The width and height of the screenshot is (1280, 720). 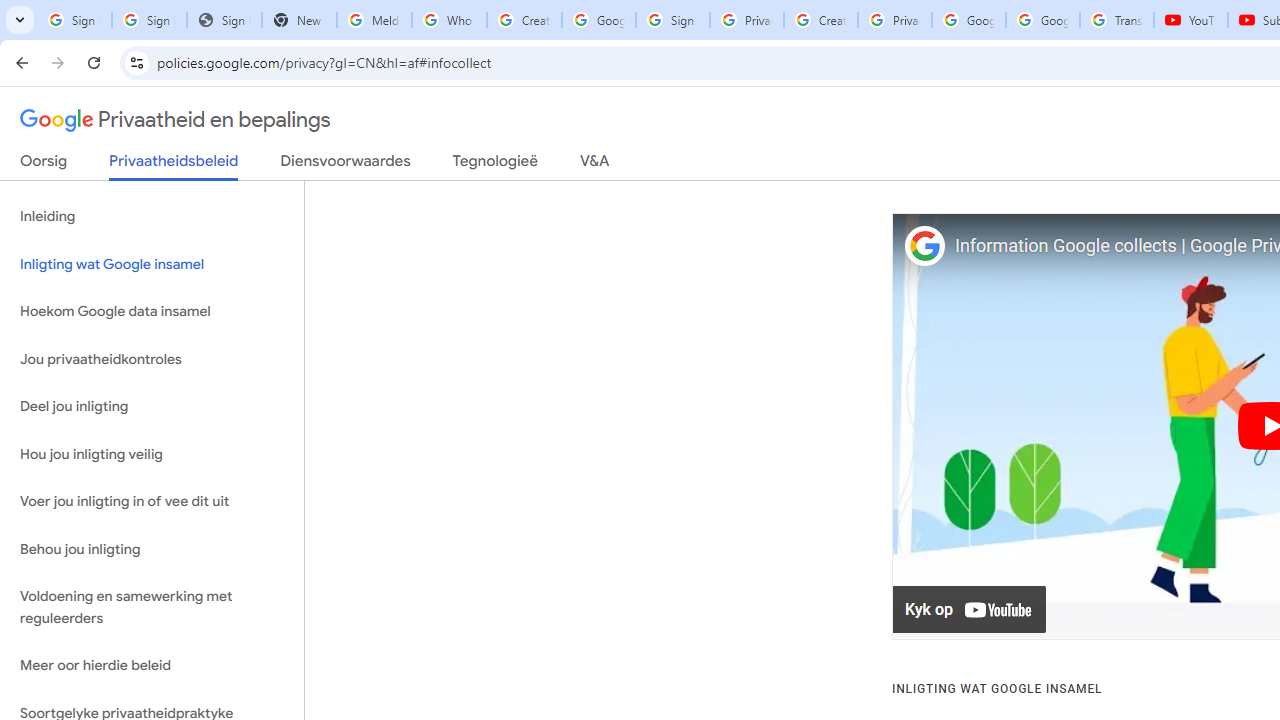 I want to click on 'Inligting wat Google insamel', so click(x=151, y=263).